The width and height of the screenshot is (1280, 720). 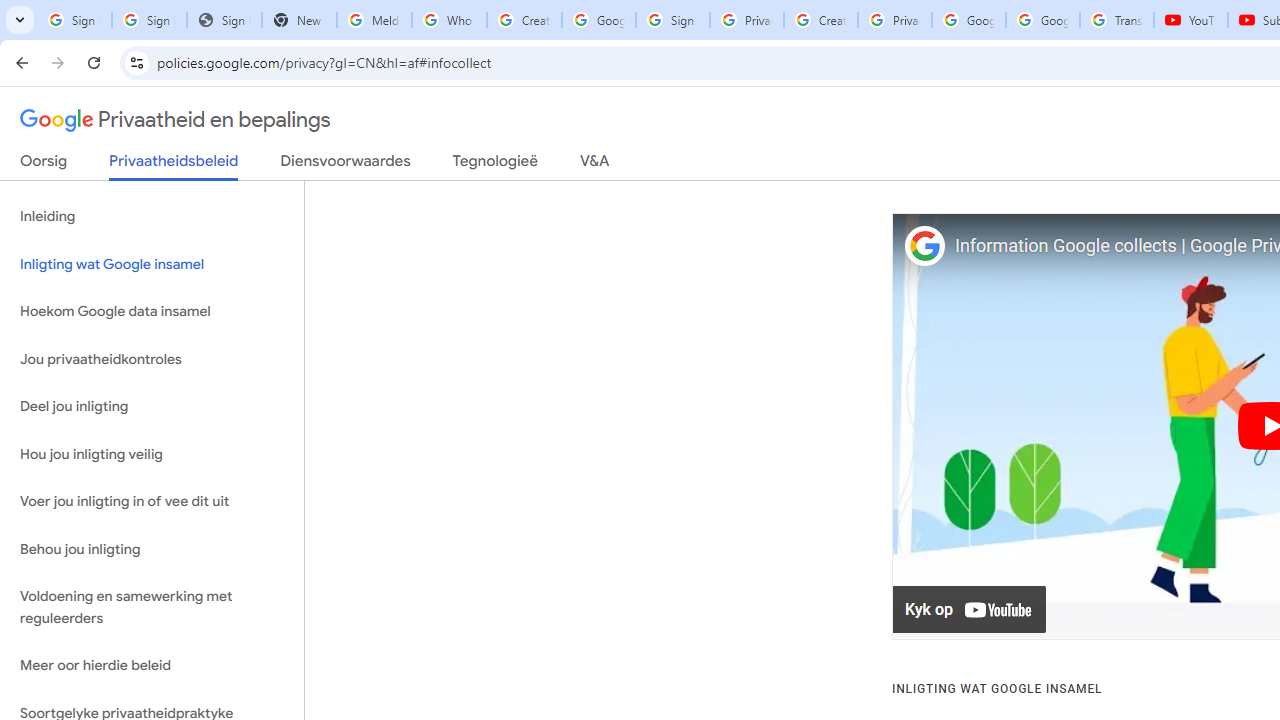 I want to click on 'Inligting wat Google insamel', so click(x=151, y=263).